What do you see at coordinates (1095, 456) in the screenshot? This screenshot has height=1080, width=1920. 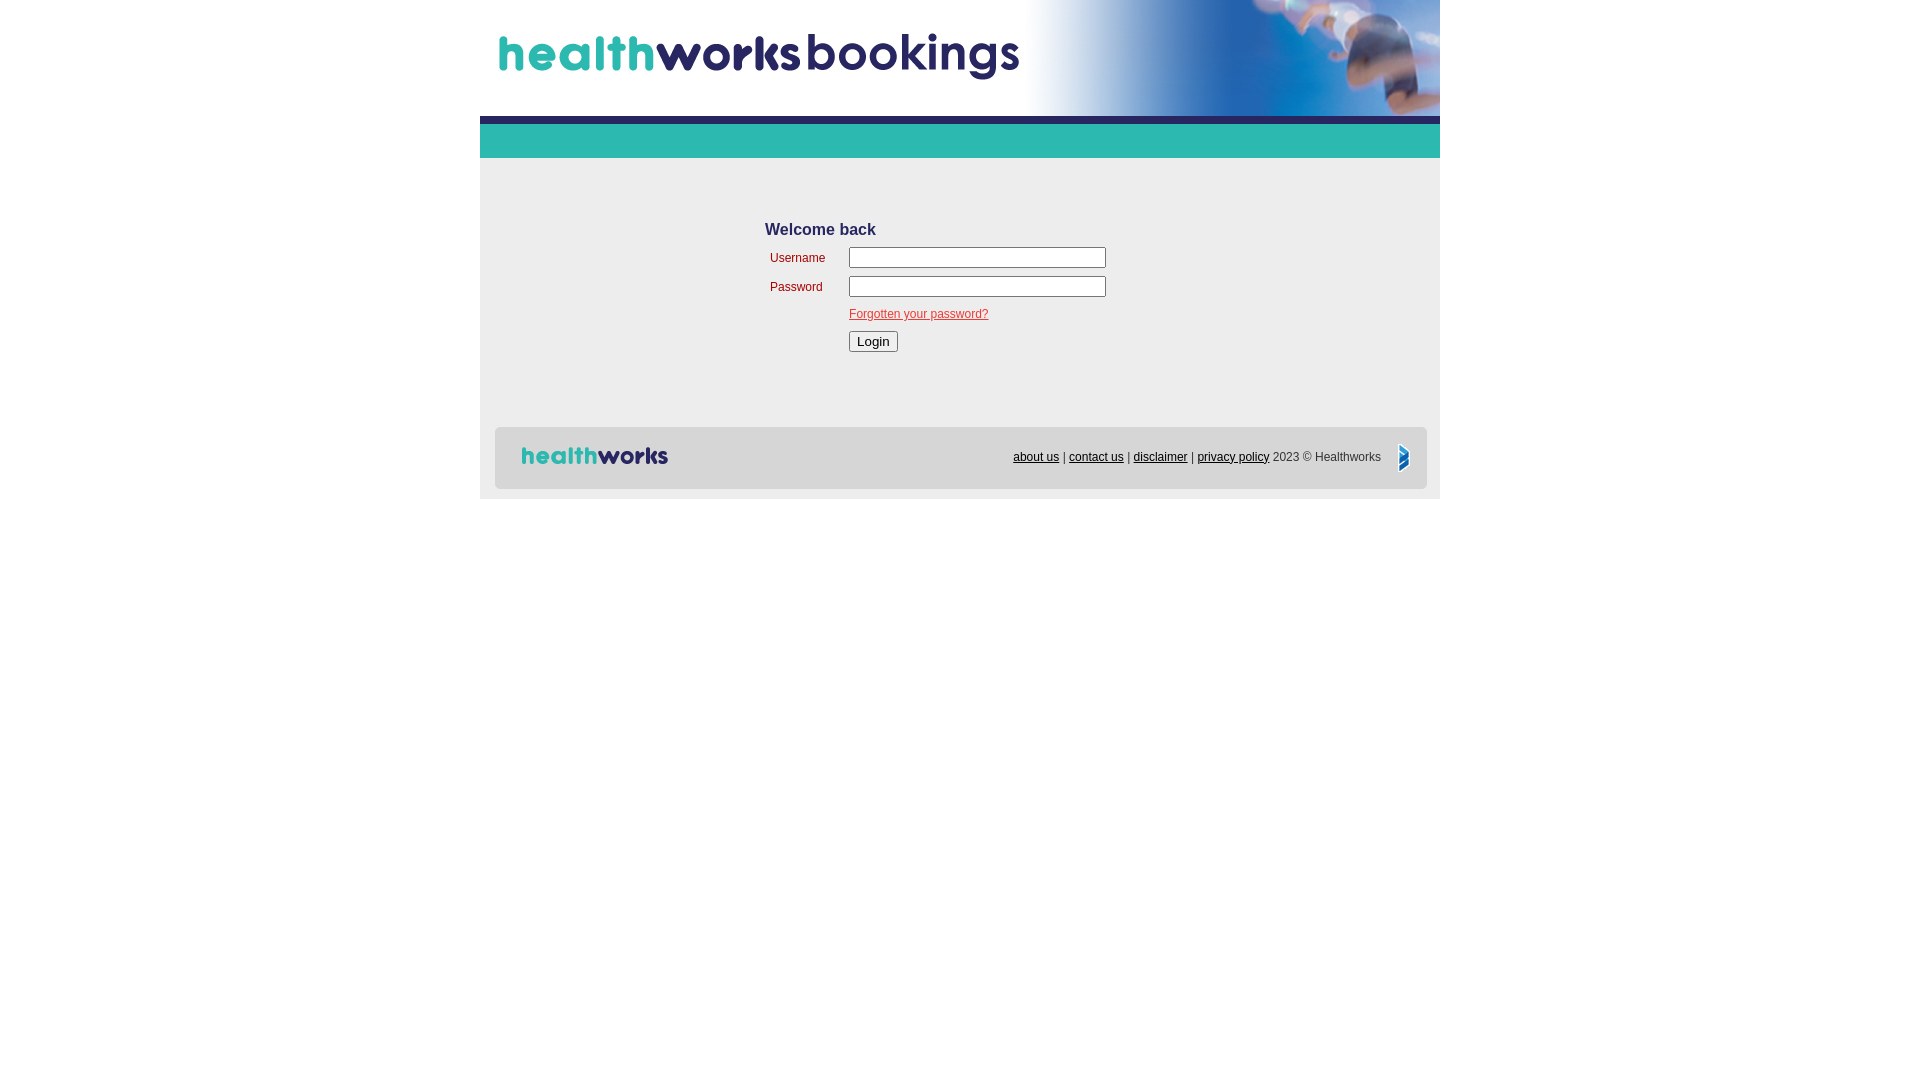 I see `'contact us'` at bounding box center [1095, 456].